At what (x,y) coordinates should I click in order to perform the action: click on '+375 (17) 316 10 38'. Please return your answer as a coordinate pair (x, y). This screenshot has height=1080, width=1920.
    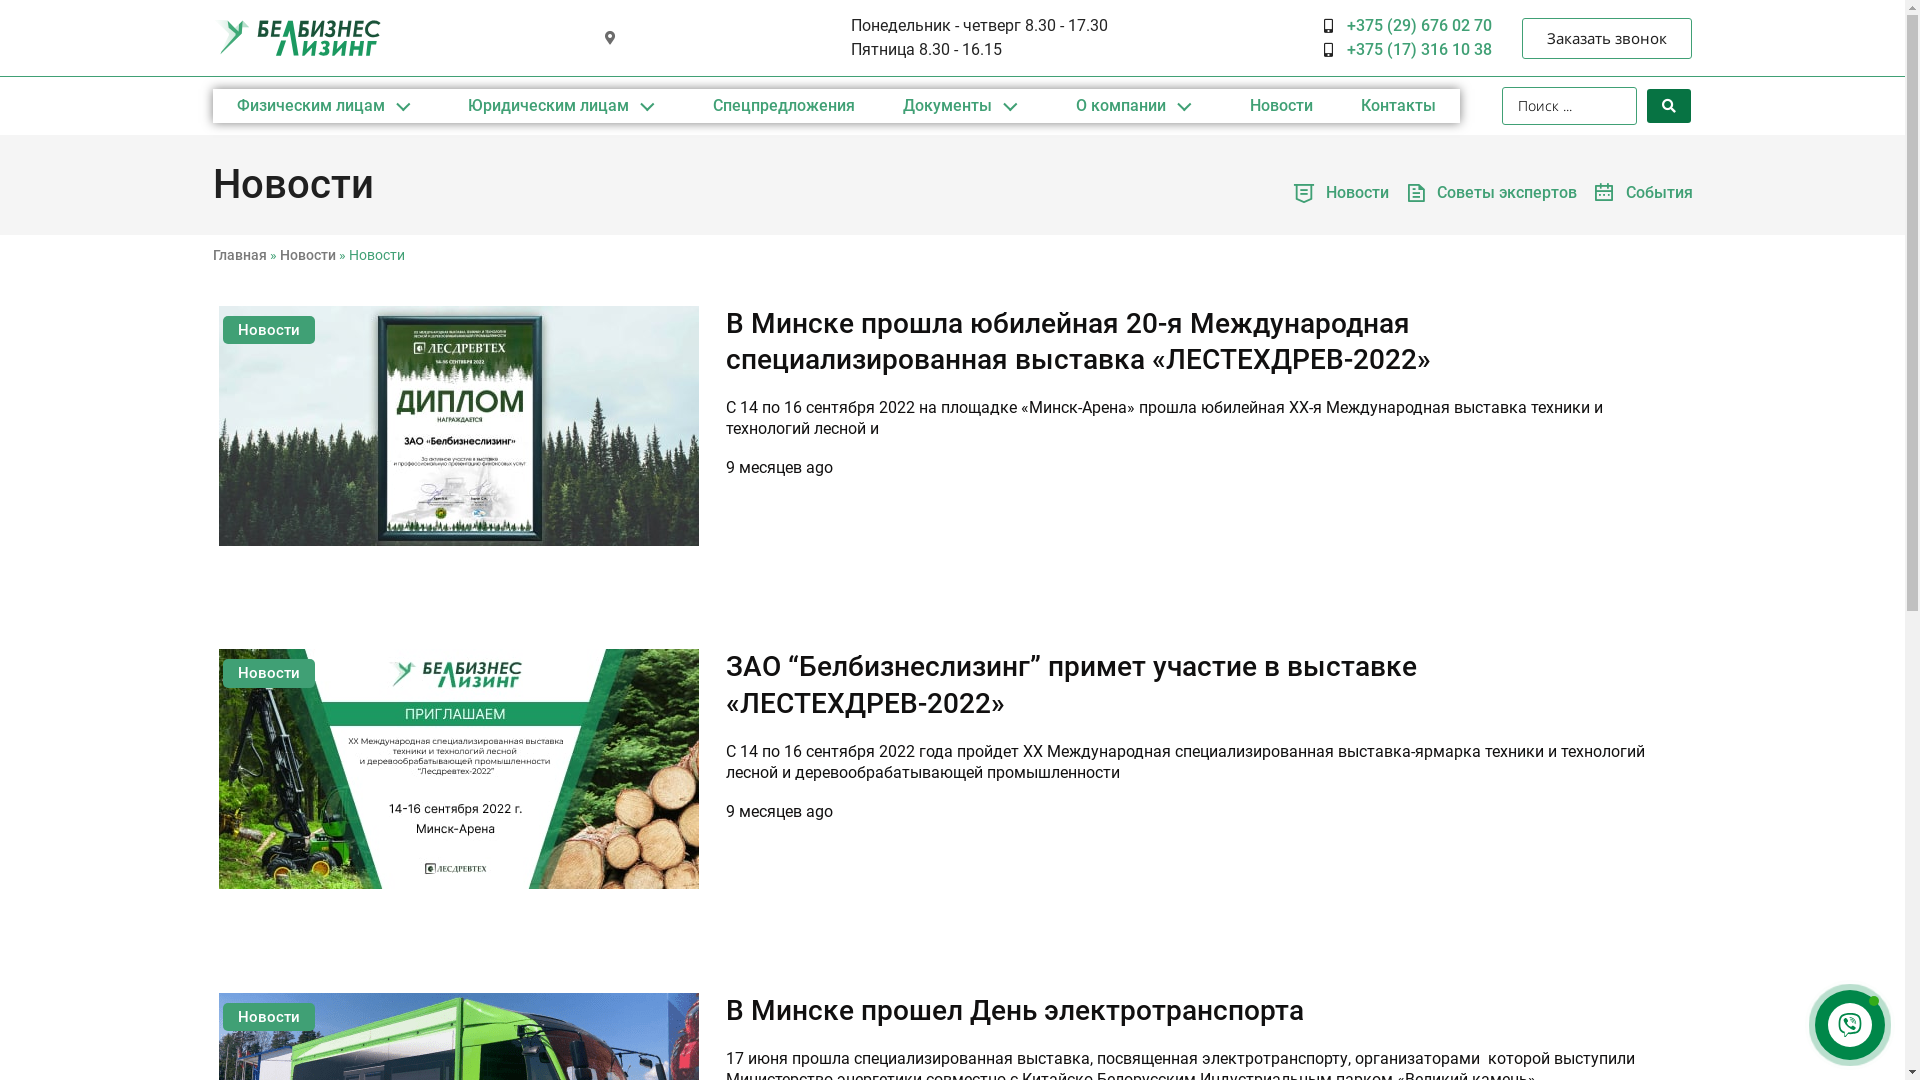
    Looking at the image, I should click on (1406, 49).